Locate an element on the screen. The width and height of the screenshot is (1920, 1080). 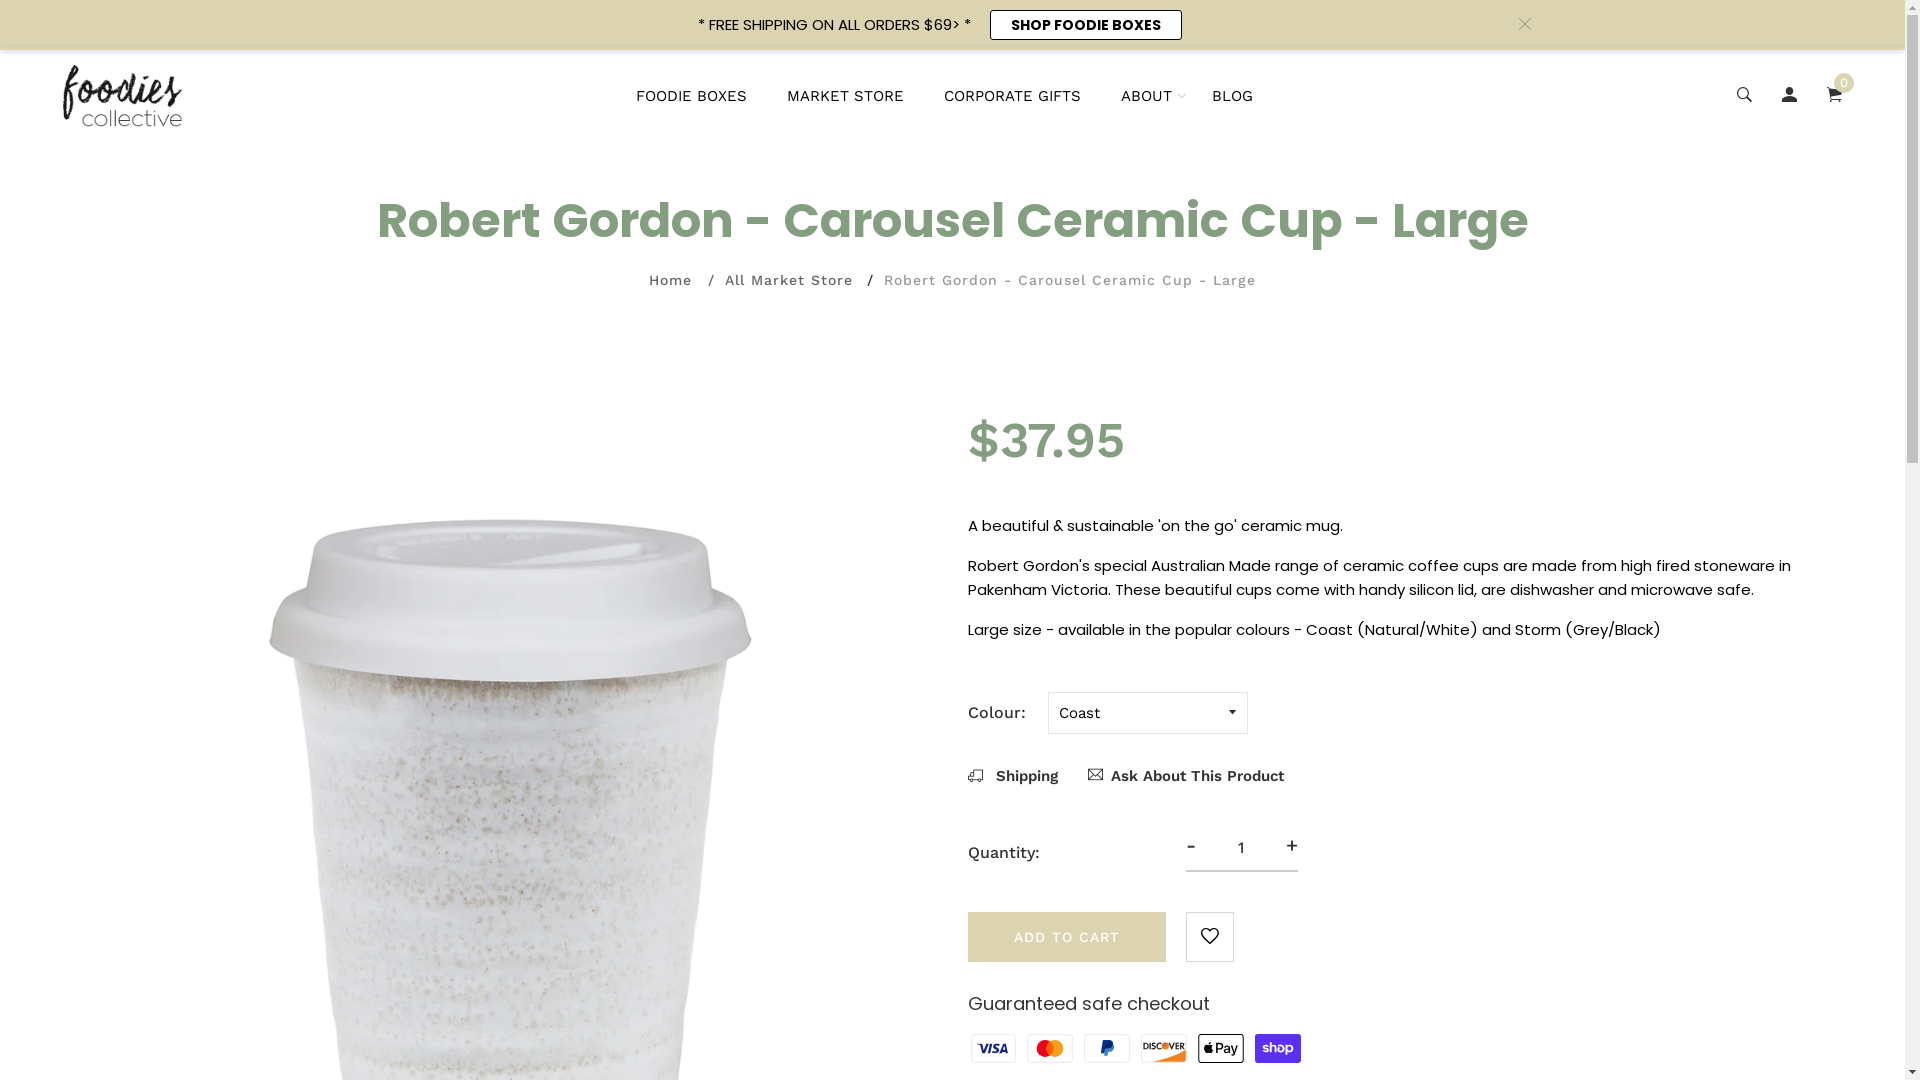
'SHOP FOODIE BOXES' is located at coordinates (1084, 24).